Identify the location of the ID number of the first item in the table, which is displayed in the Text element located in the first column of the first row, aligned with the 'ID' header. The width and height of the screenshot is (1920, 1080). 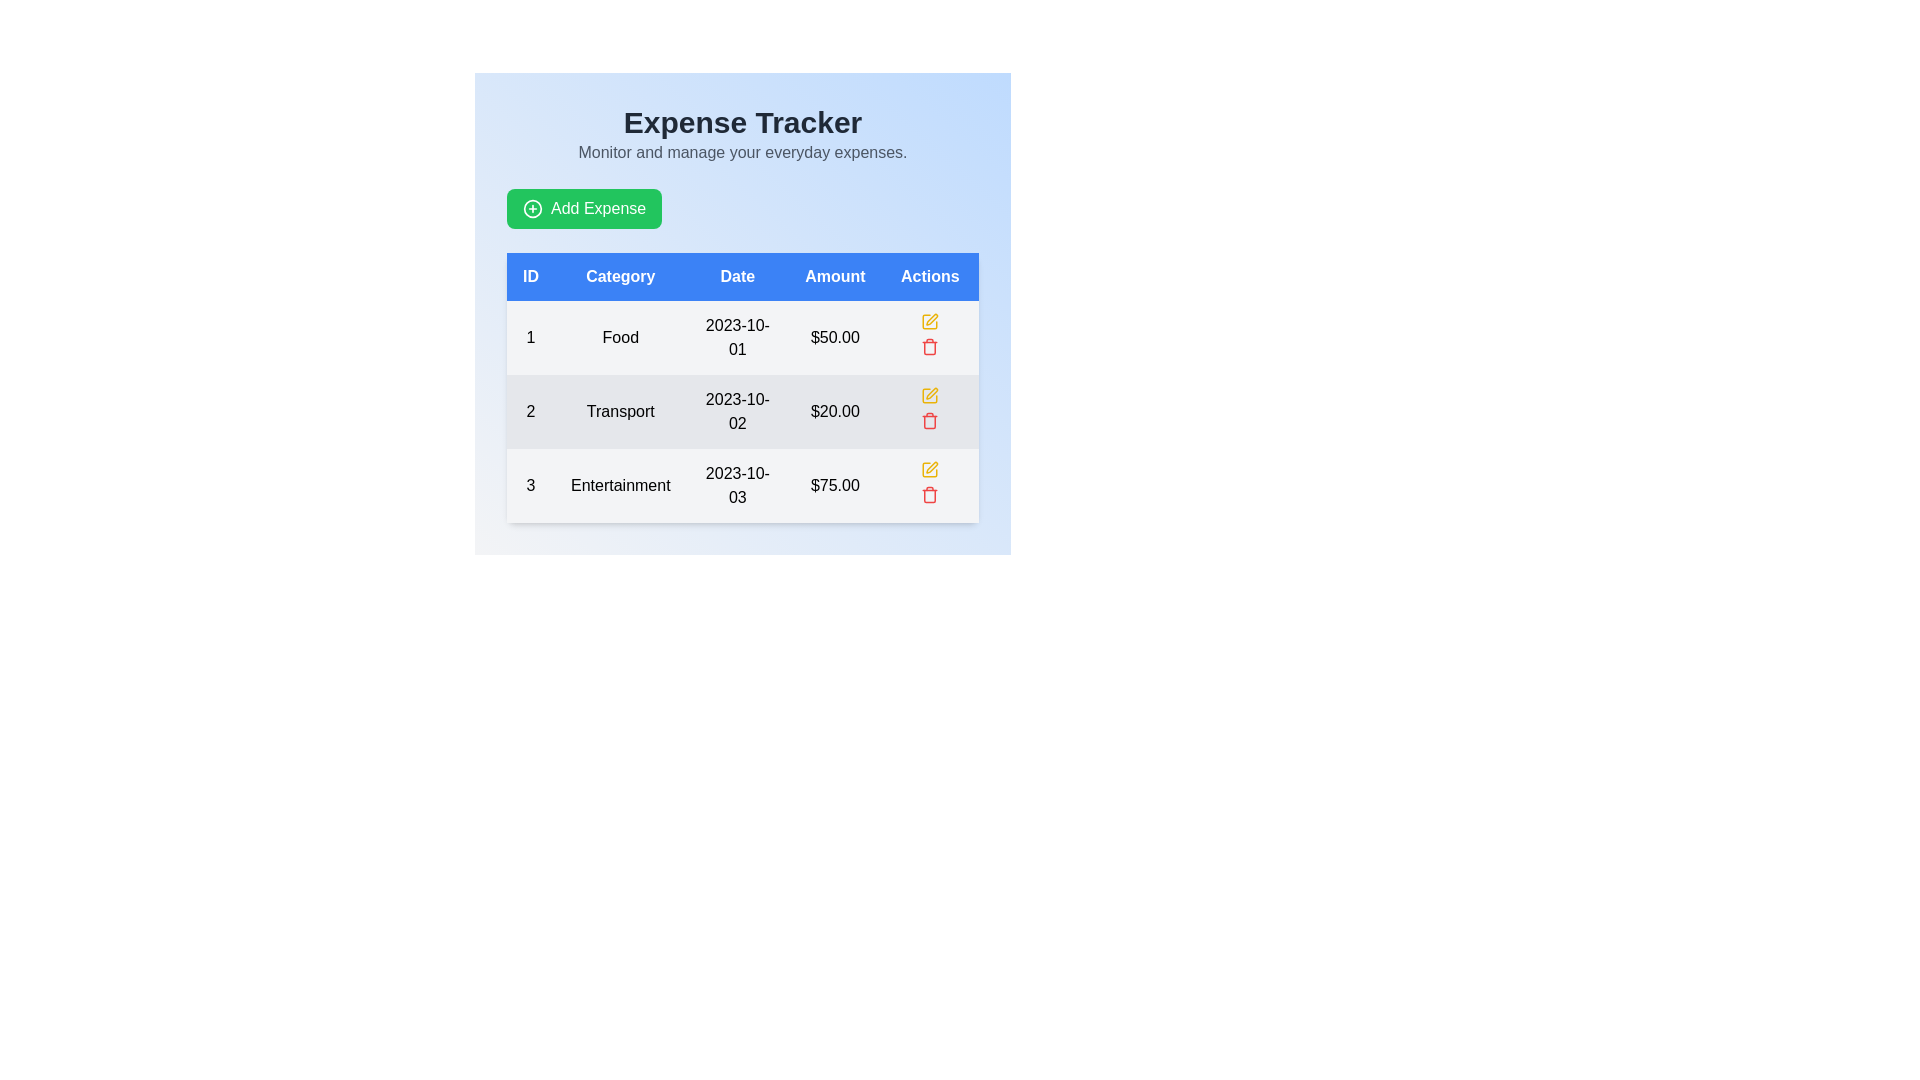
(531, 337).